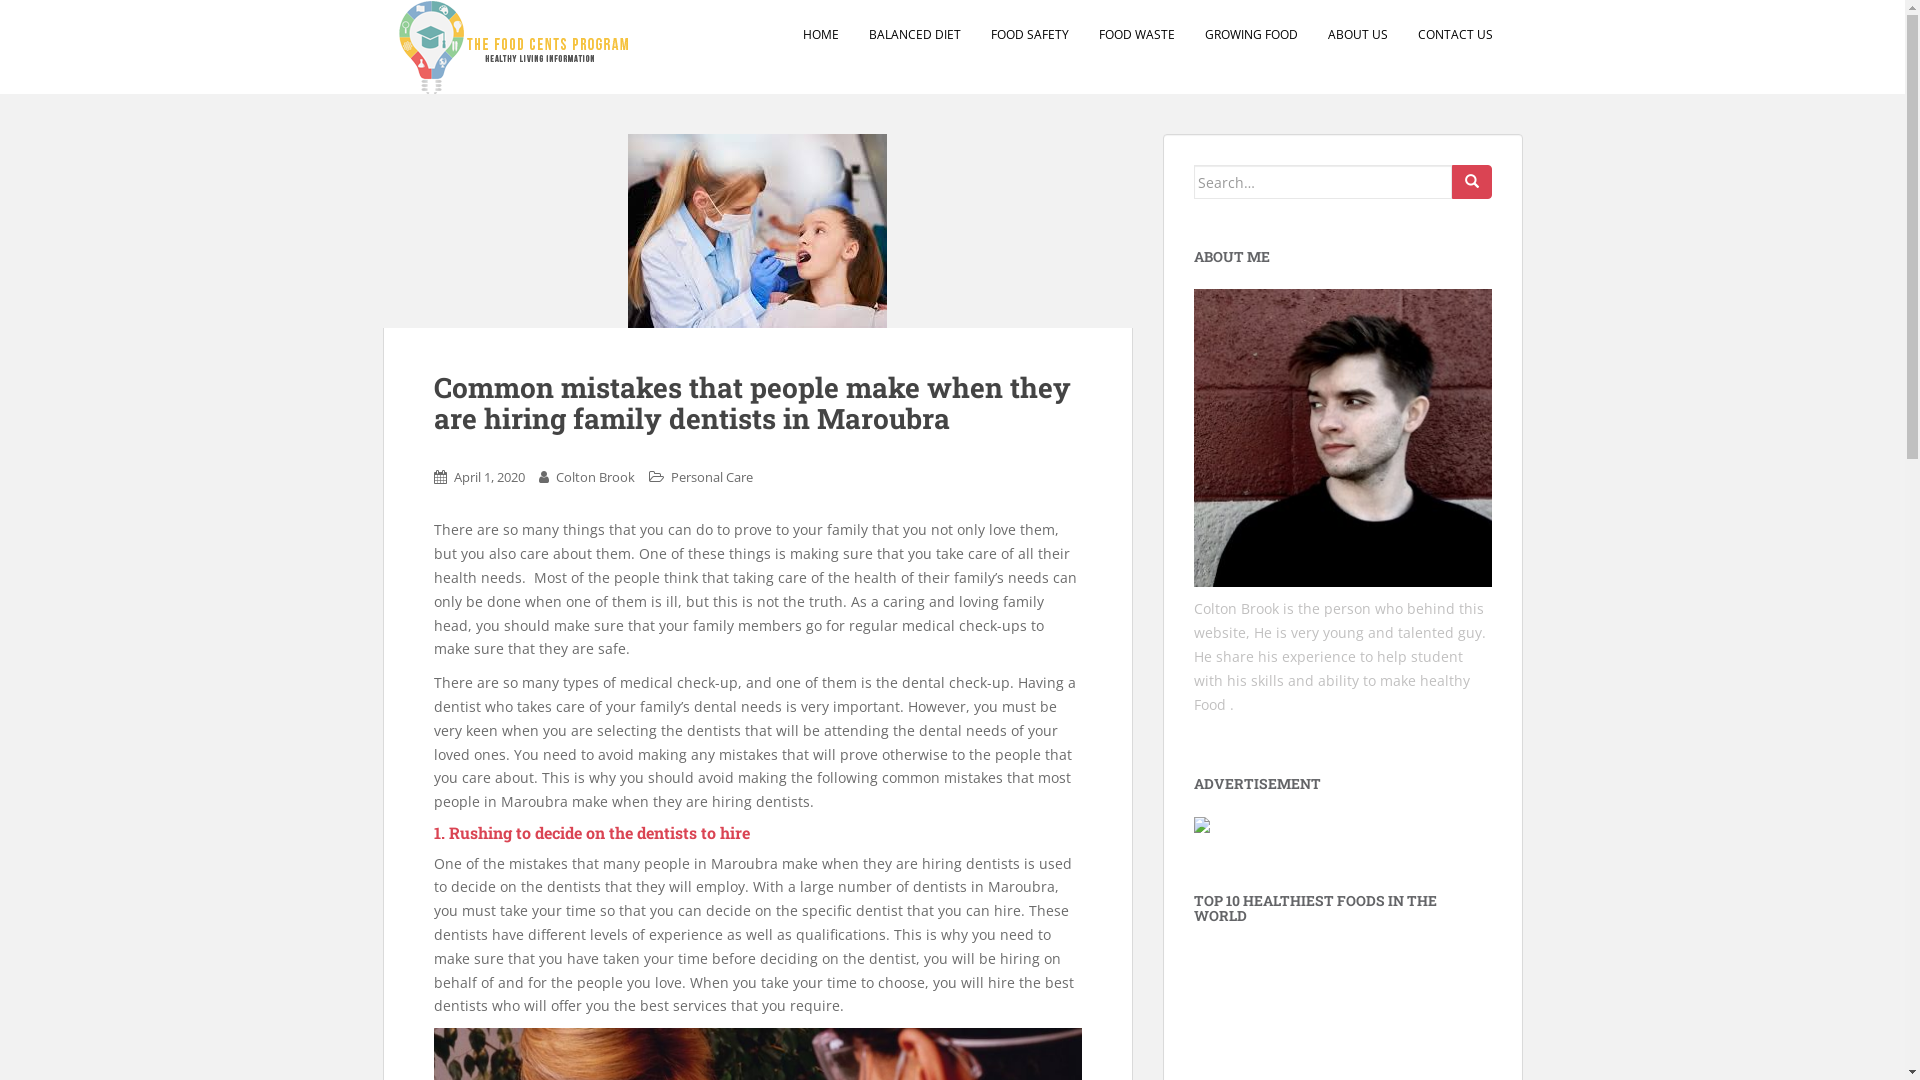 Image resolution: width=1920 pixels, height=1080 pixels. Describe the element at coordinates (1028, 34) in the screenshot. I see `'FOOD SAFETY'` at that location.